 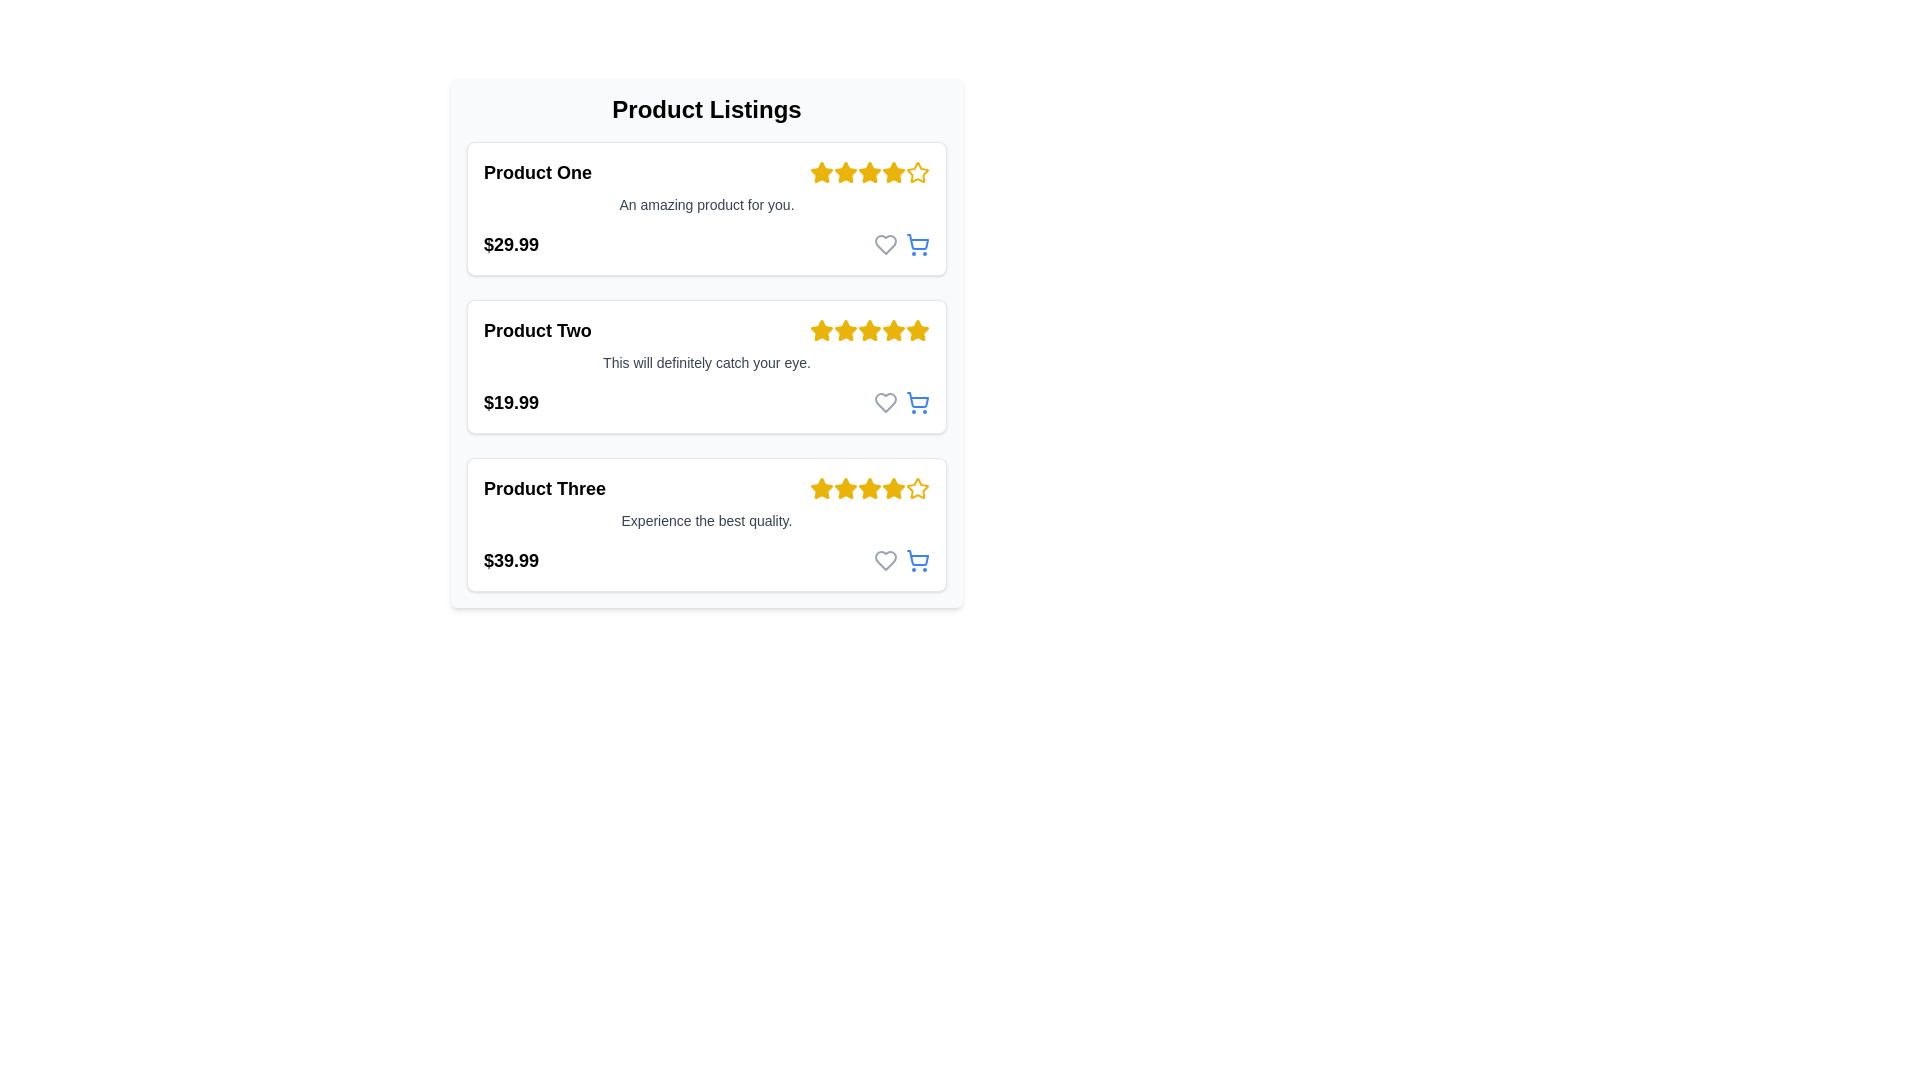 I want to click on the front curved part of the shopping cart icon located at the bottom-right corner of the product card for 'Product Two', so click(x=917, y=400).